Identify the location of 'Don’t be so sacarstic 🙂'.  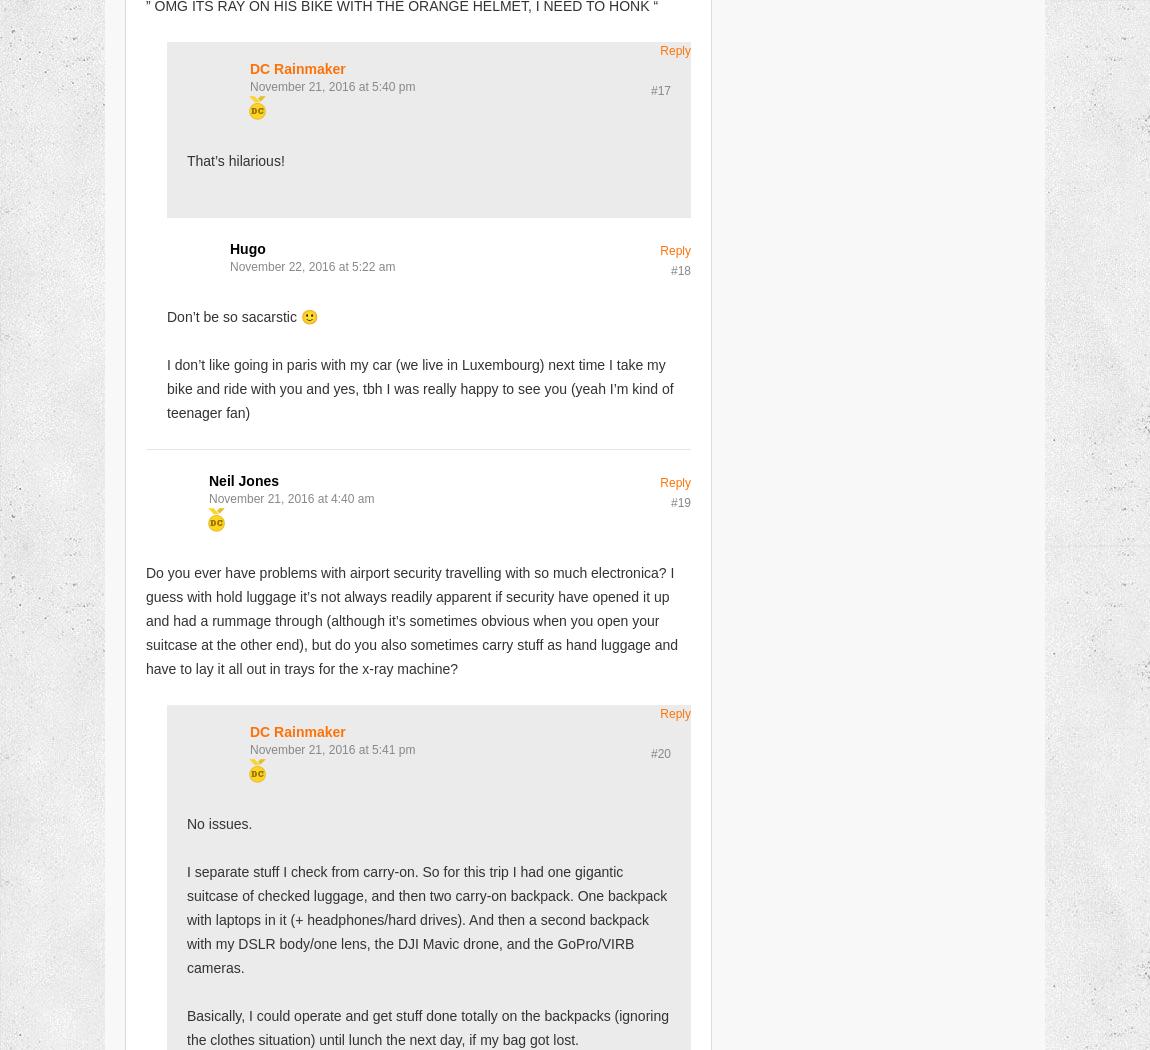
(240, 316).